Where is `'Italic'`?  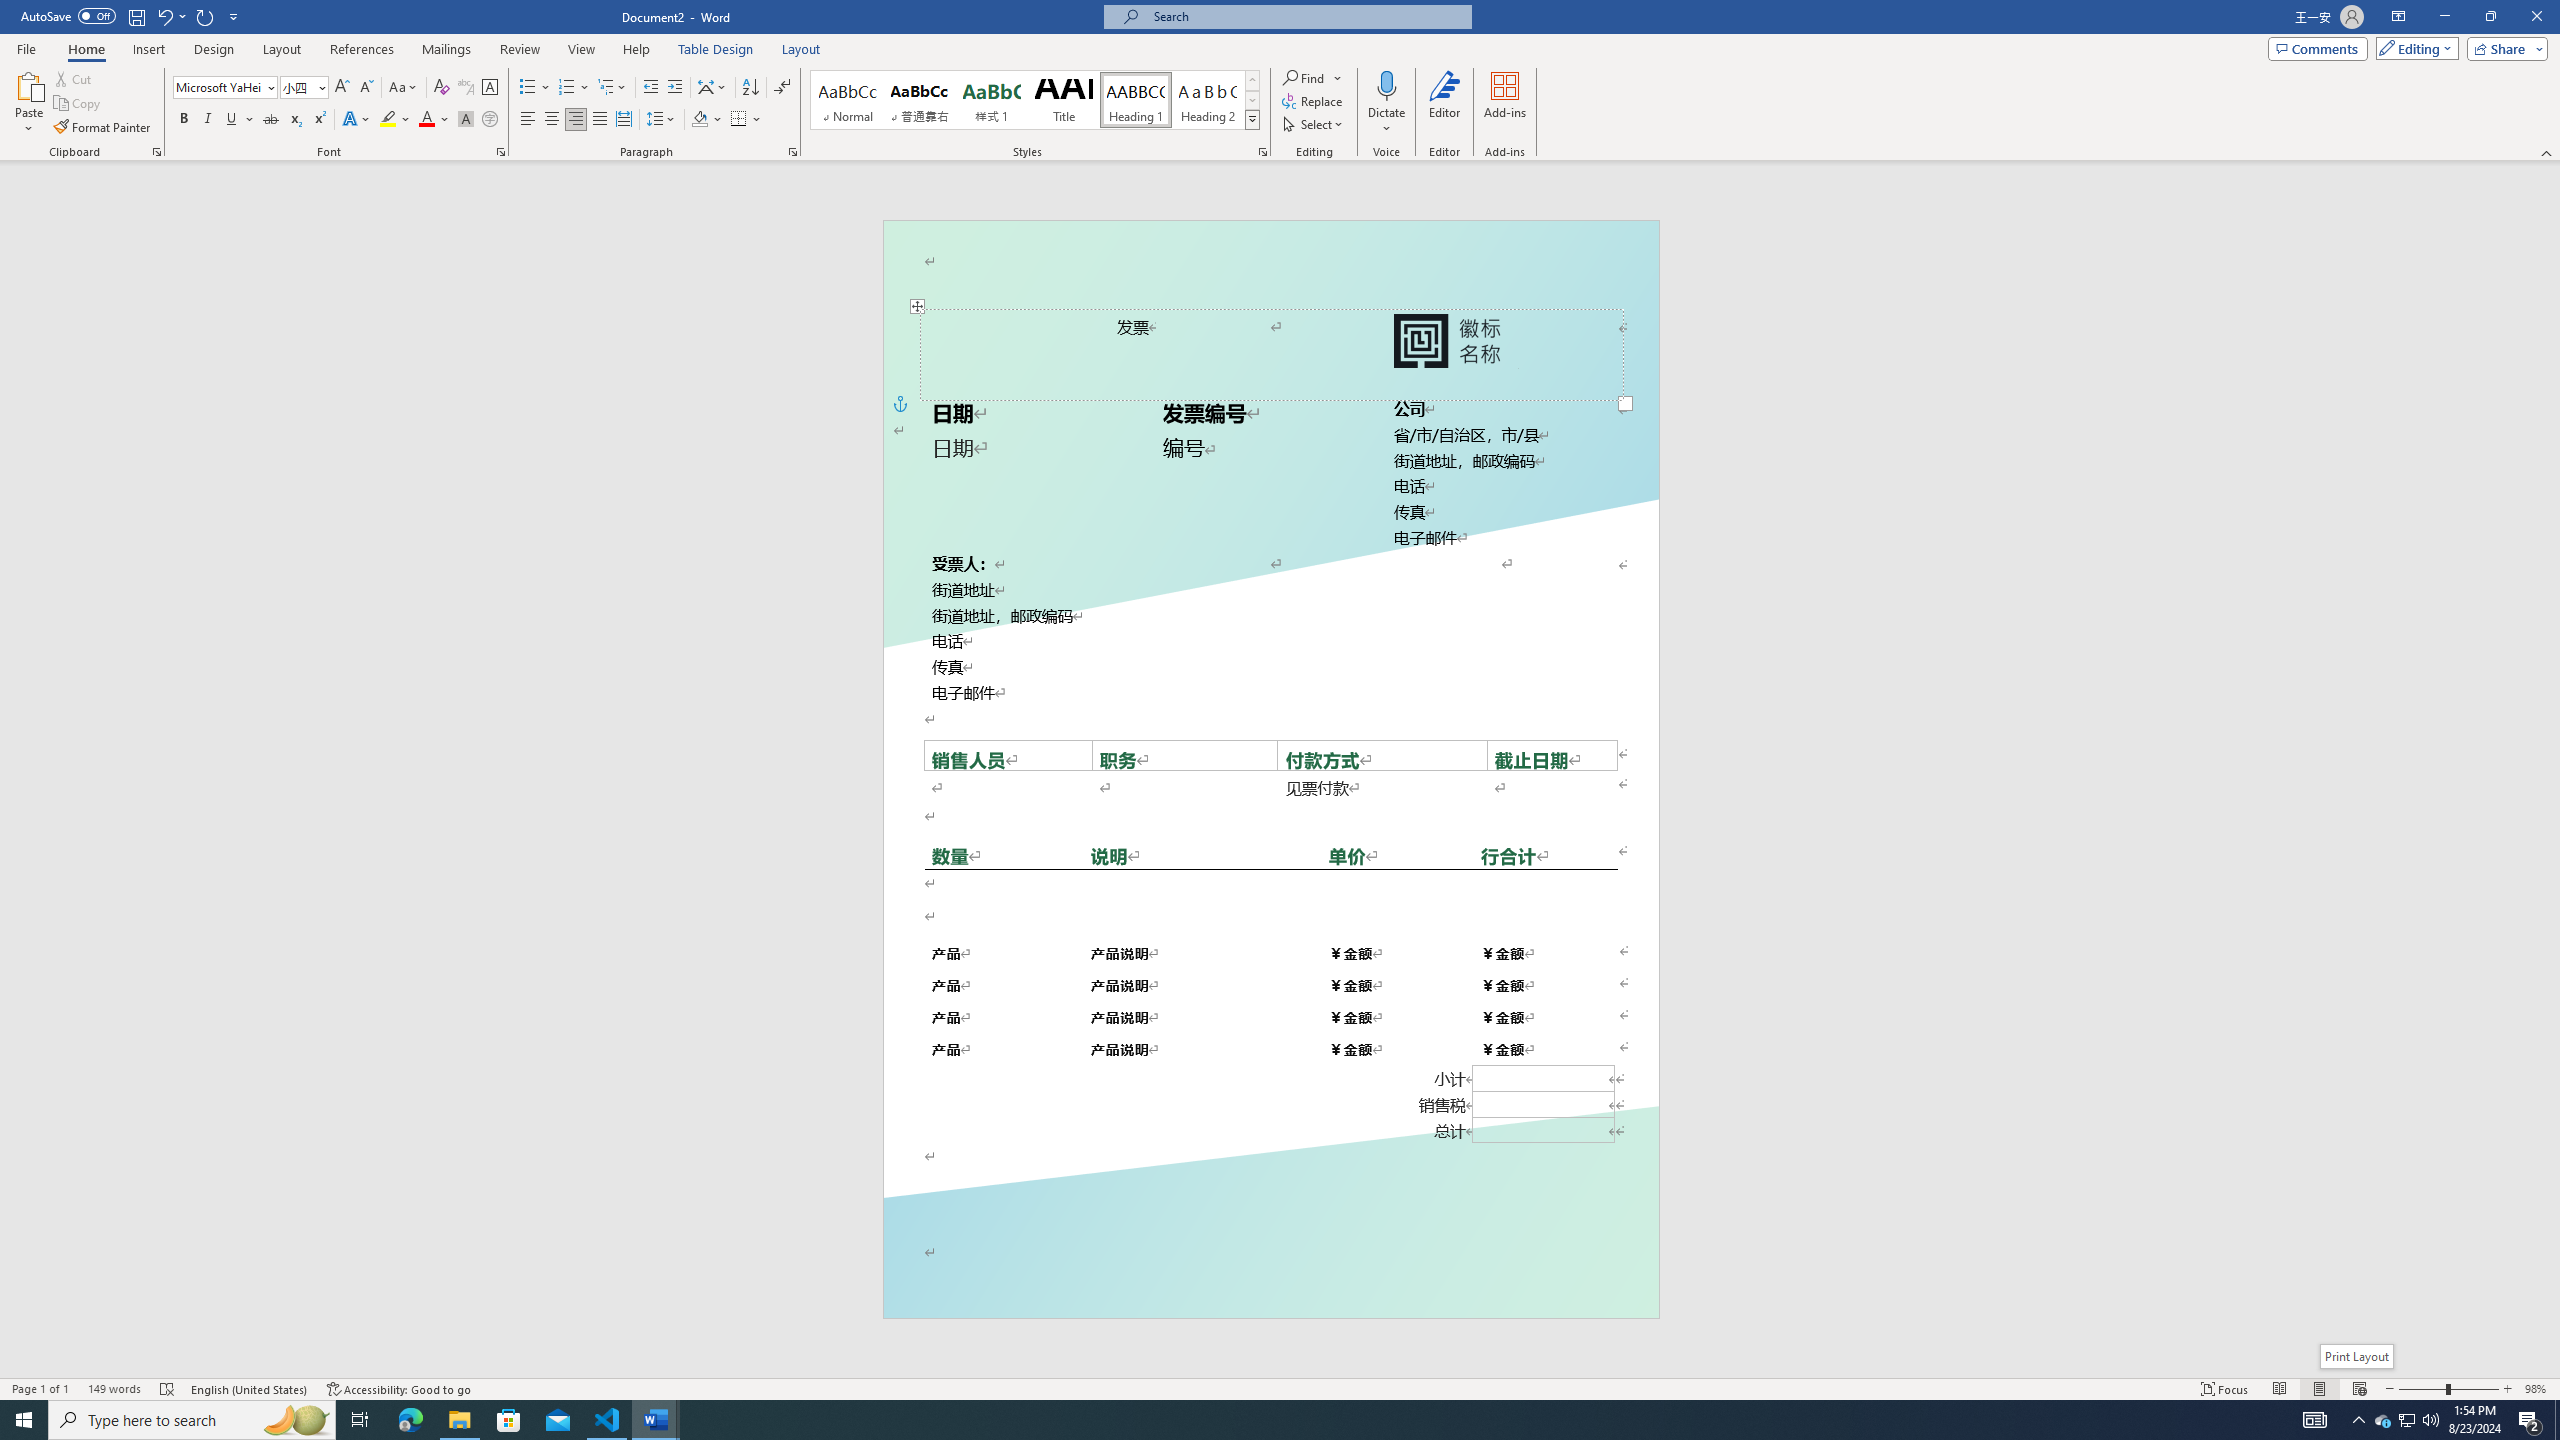
'Italic' is located at coordinates (207, 118).